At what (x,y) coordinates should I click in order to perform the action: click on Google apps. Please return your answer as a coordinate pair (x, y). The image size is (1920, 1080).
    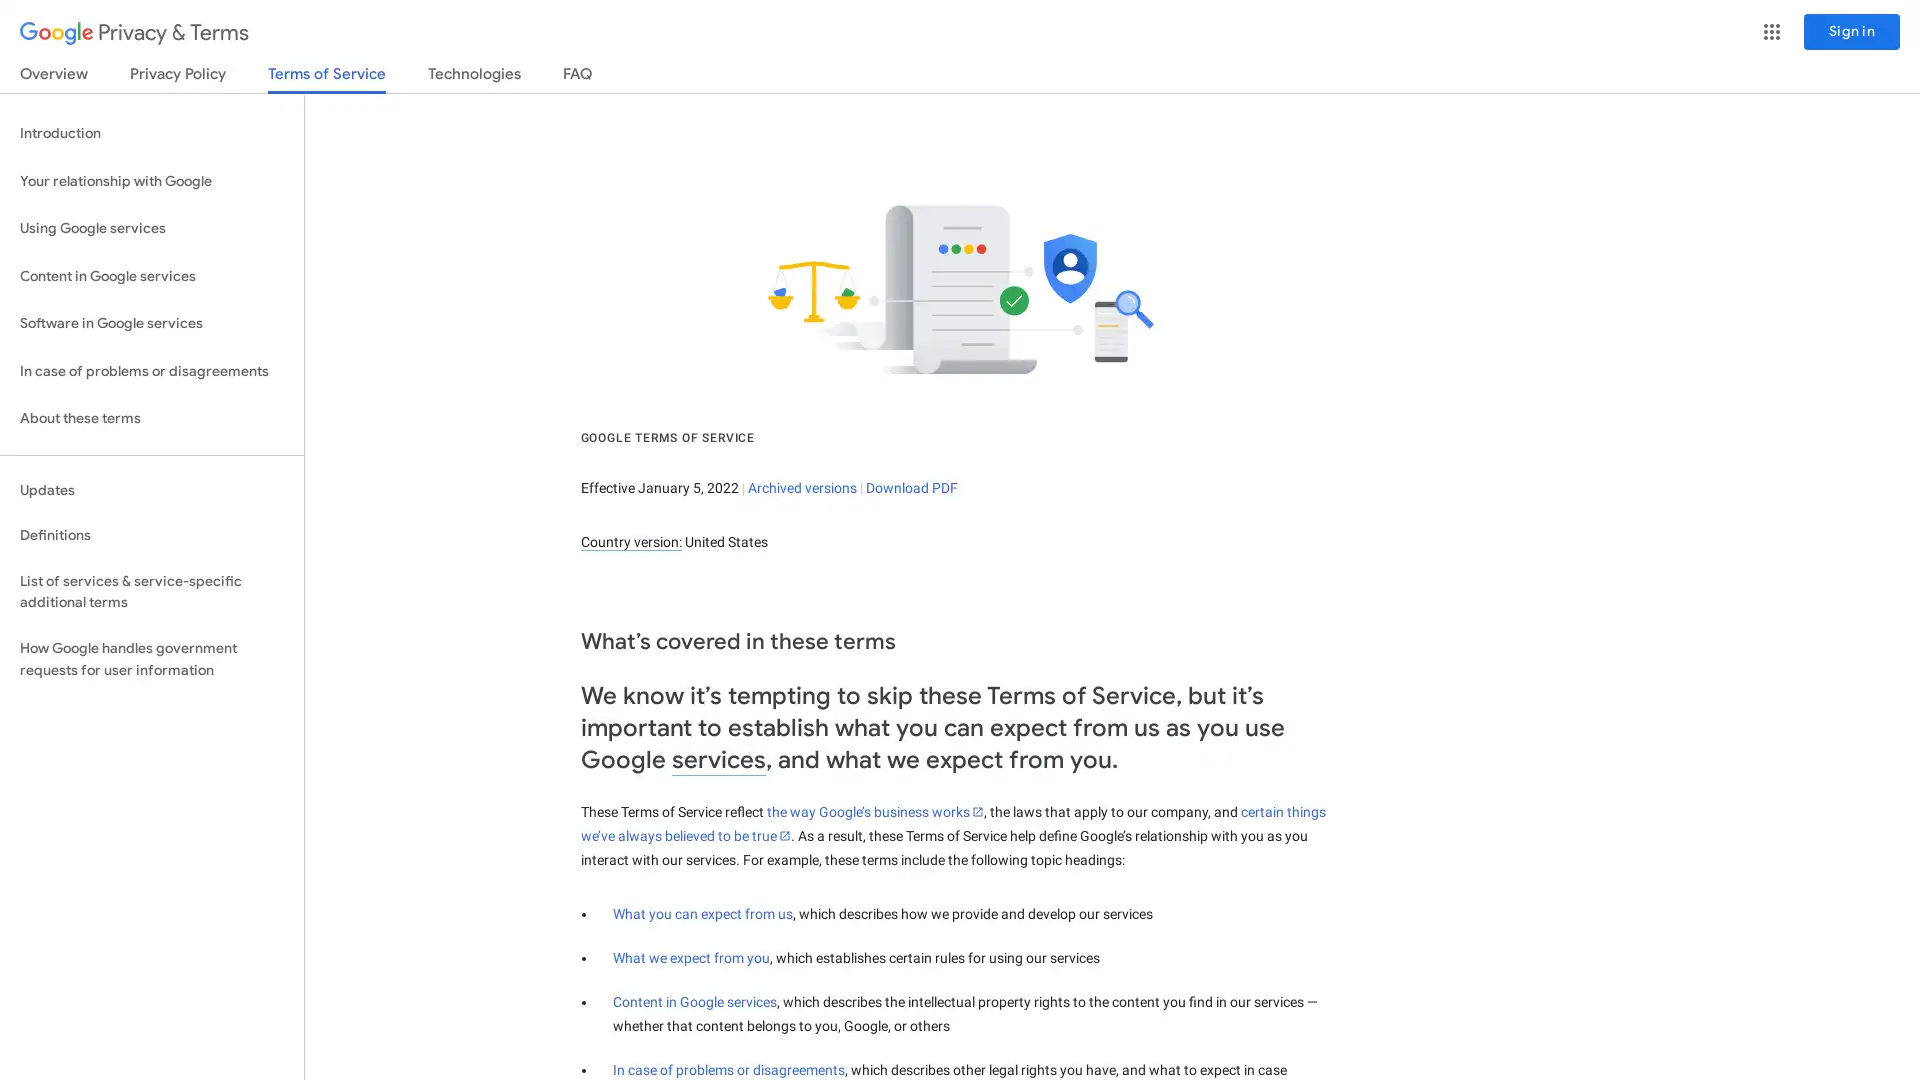
    Looking at the image, I should click on (1771, 31).